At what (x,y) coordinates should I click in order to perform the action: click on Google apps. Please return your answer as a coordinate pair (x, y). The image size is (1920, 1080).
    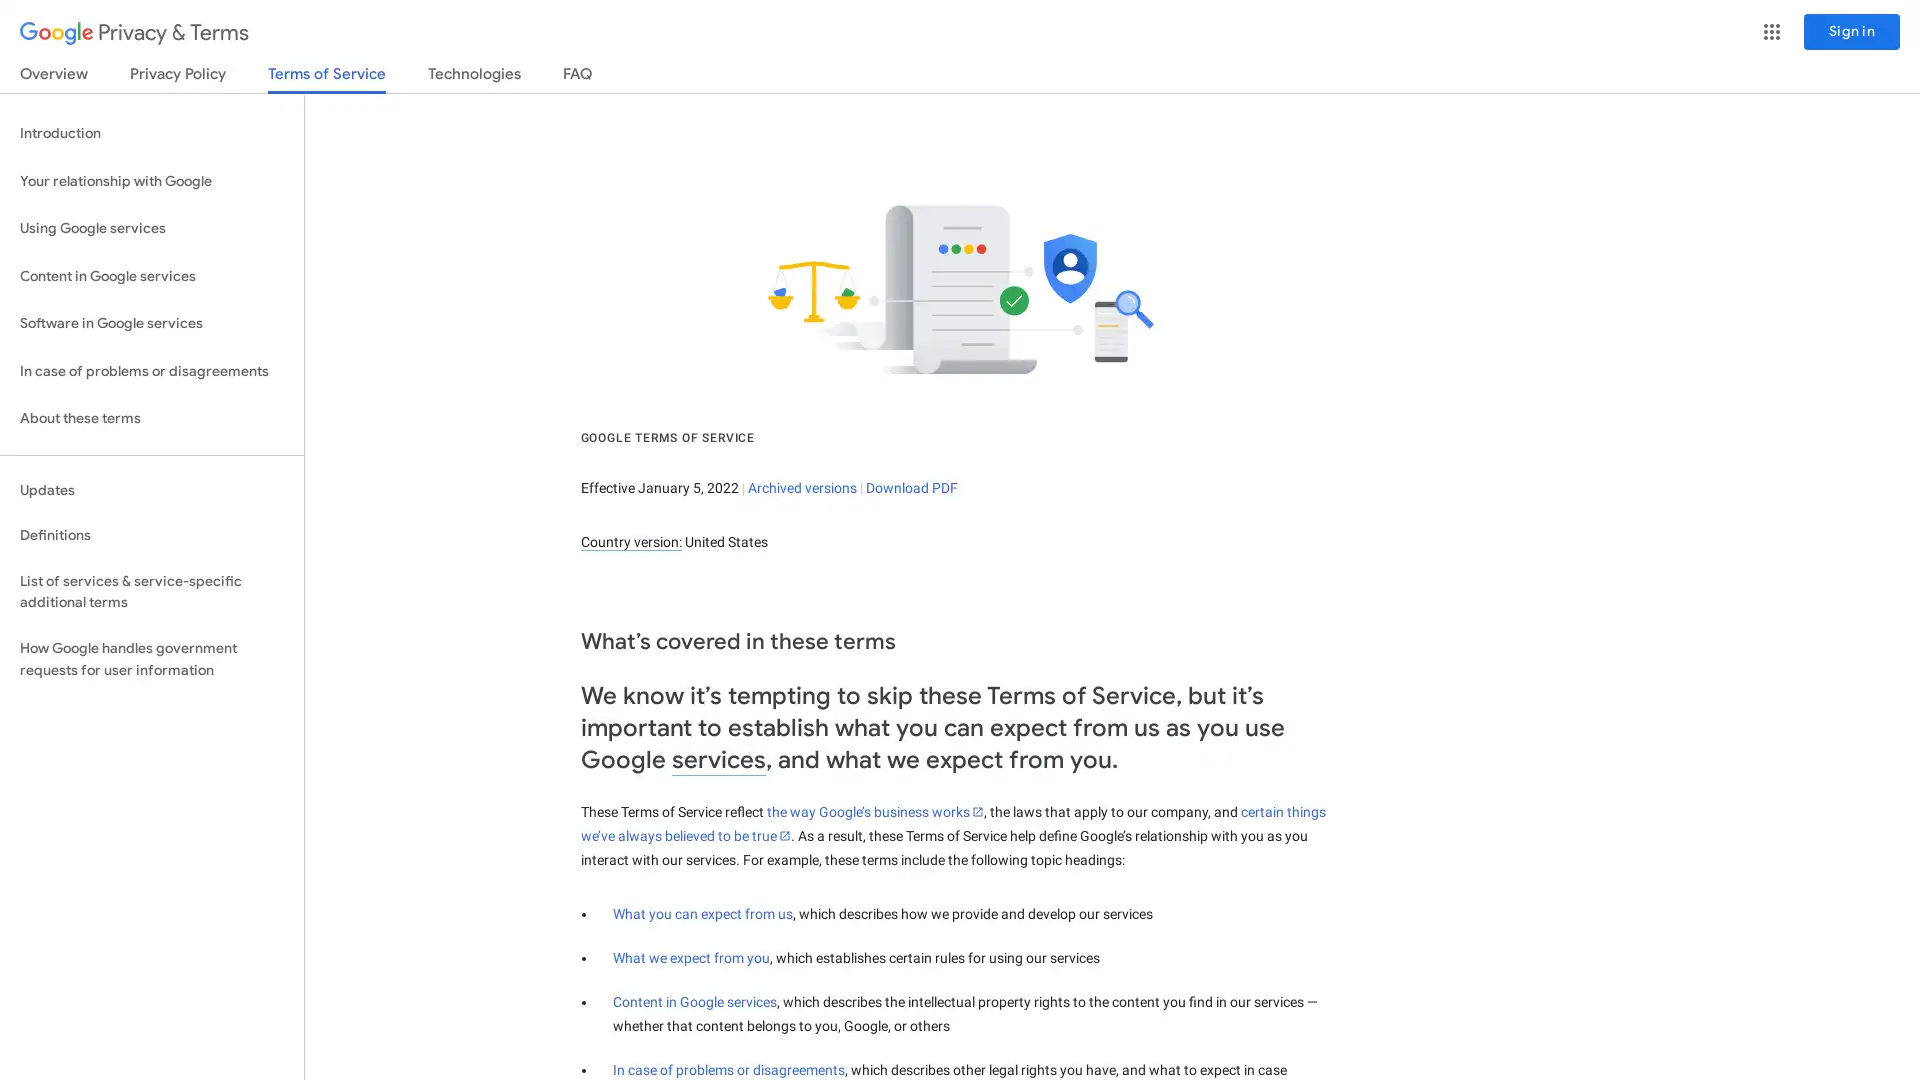
    Looking at the image, I should click on (1771, 31).